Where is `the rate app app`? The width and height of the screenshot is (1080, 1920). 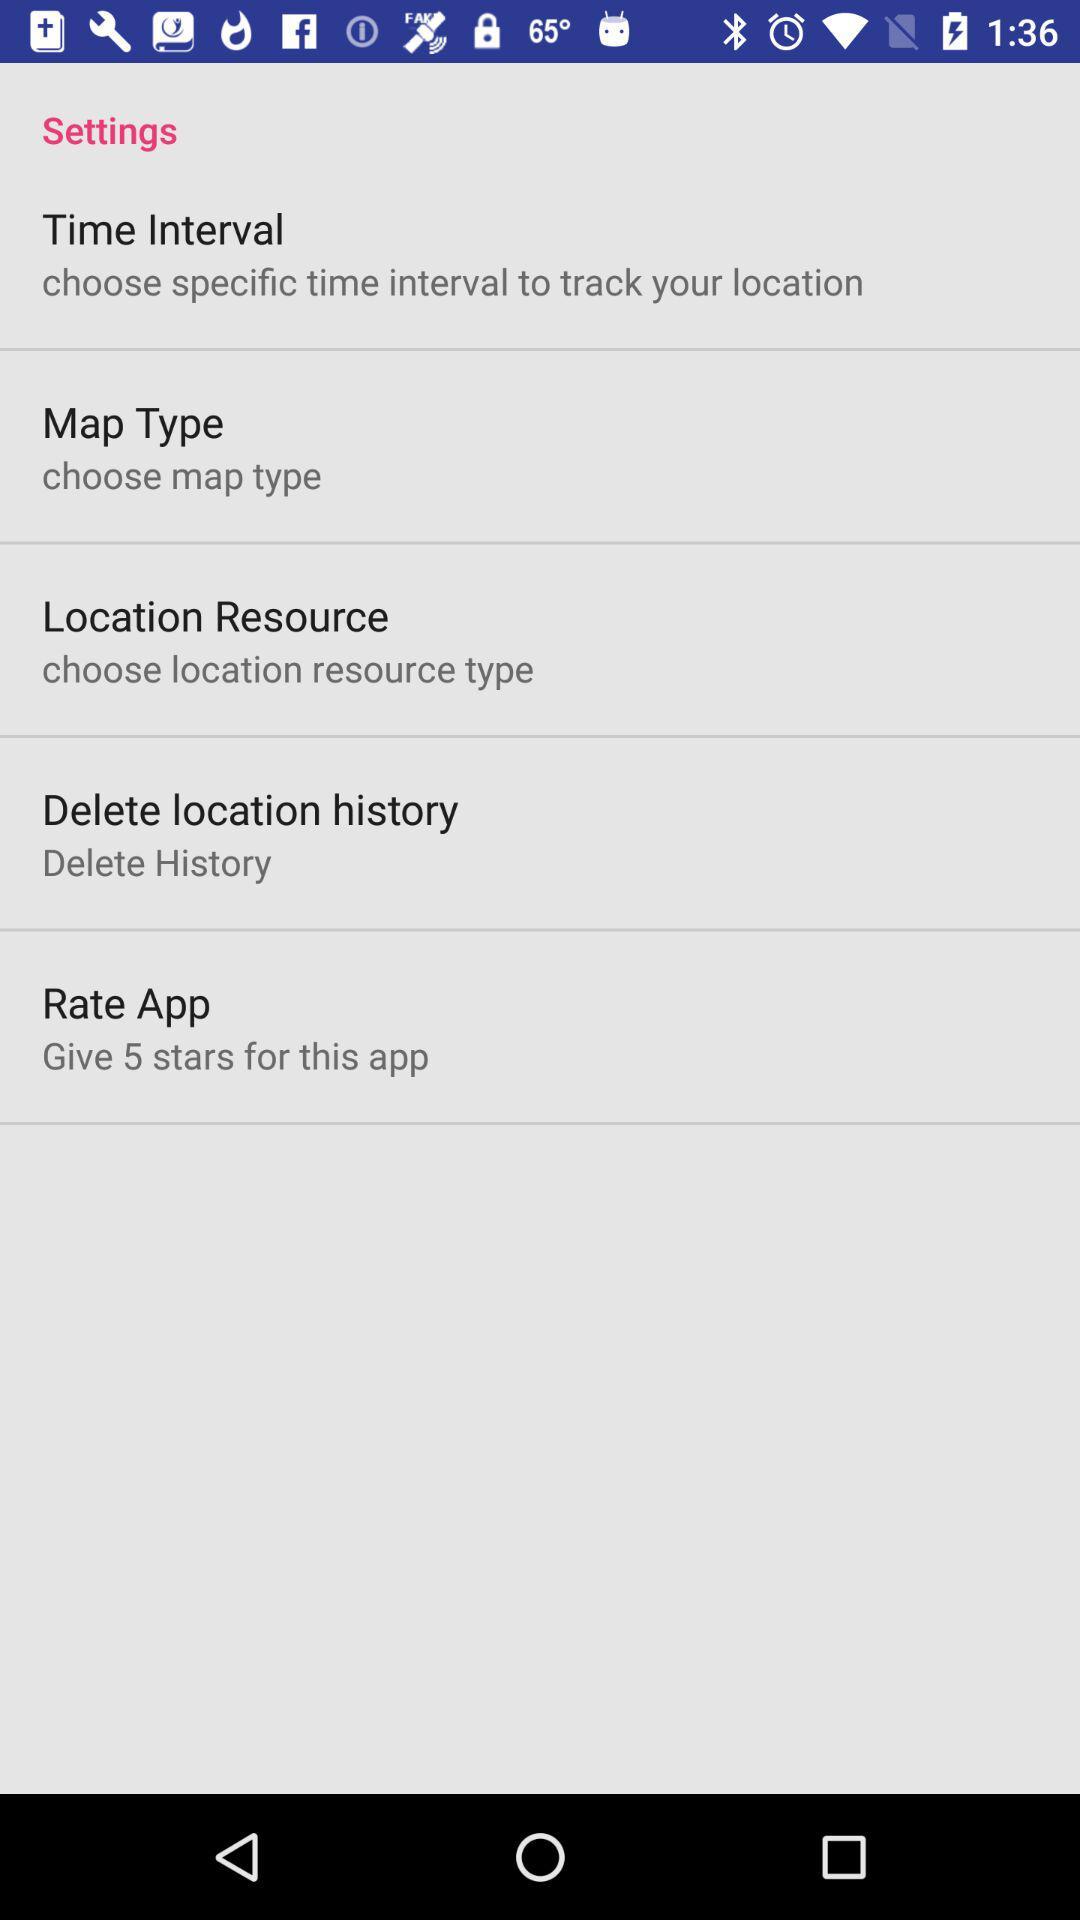 the rate app app is located at coordinates (126, 1002).